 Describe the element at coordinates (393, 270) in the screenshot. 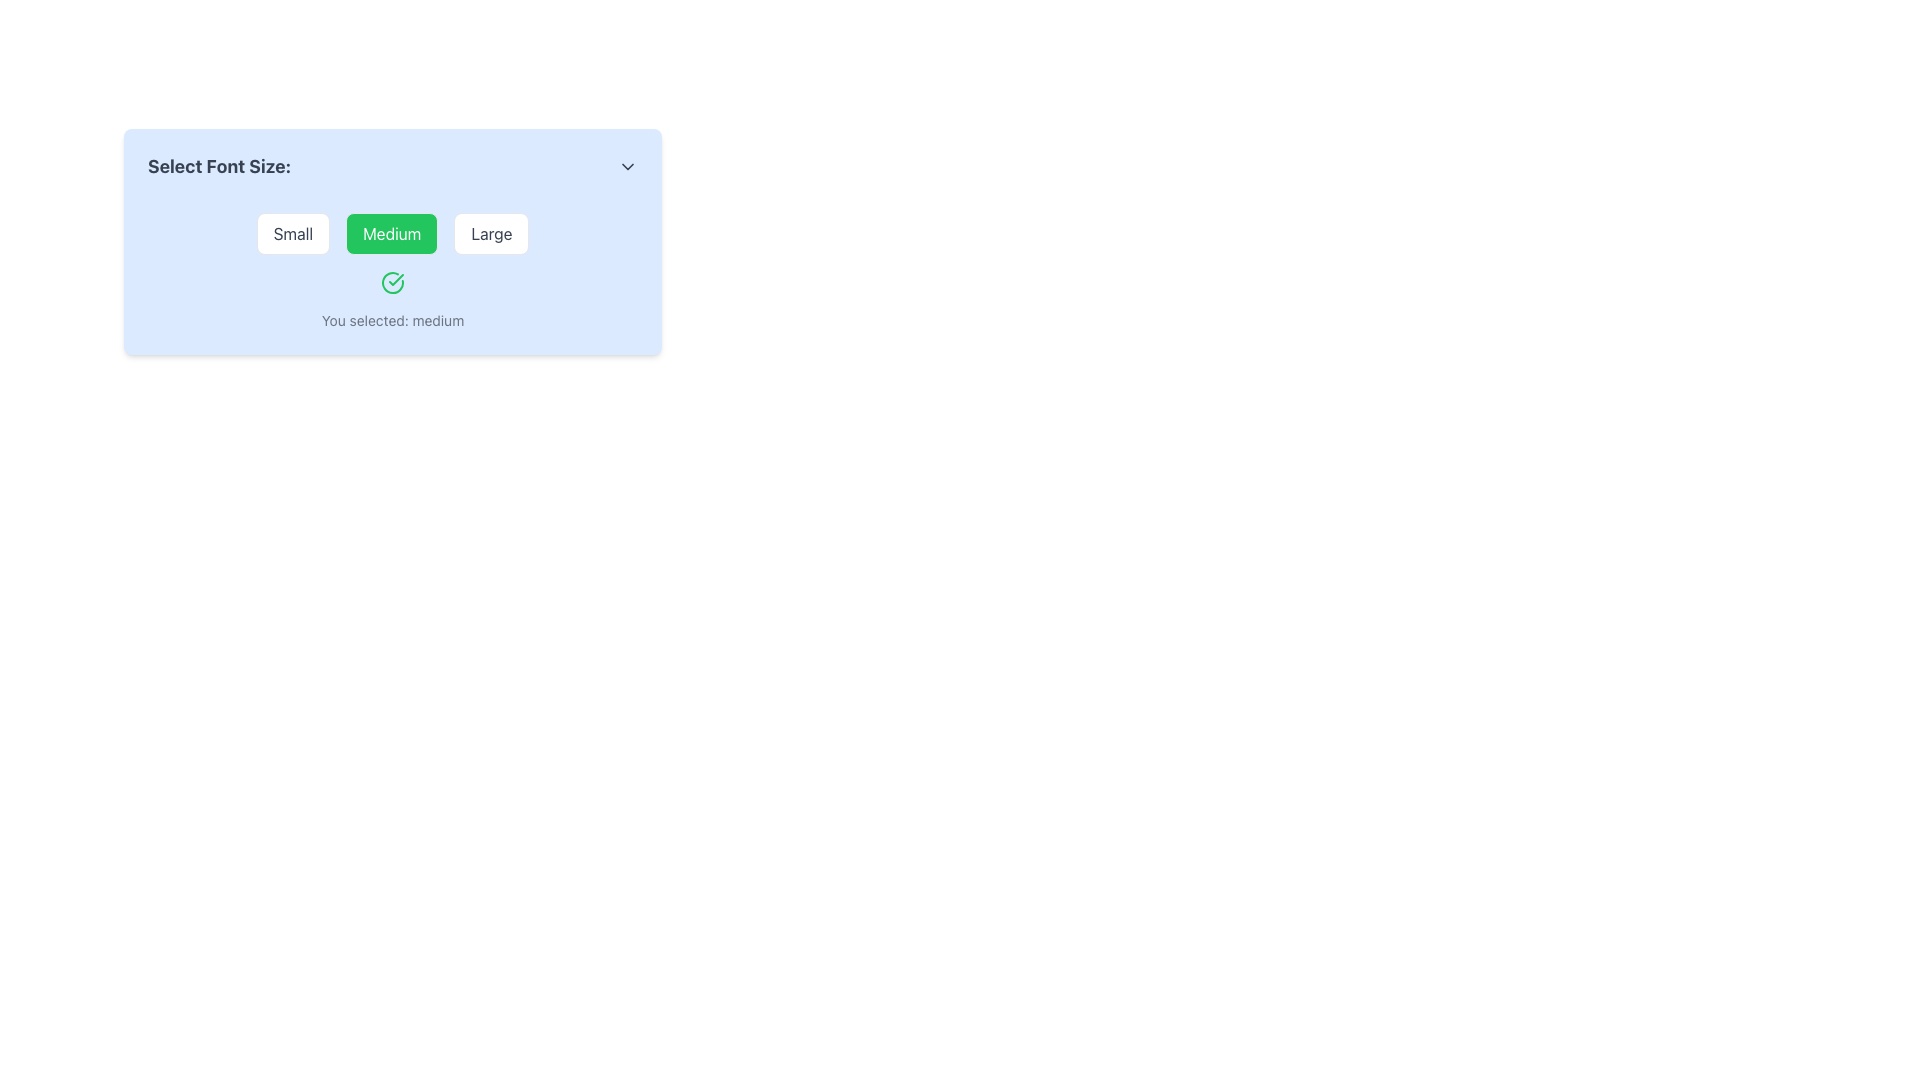

I see `or click the confirmation icon in the interactive panel labeled 'Select Font Size:' which displays the selected option 'Medium'` at that location.